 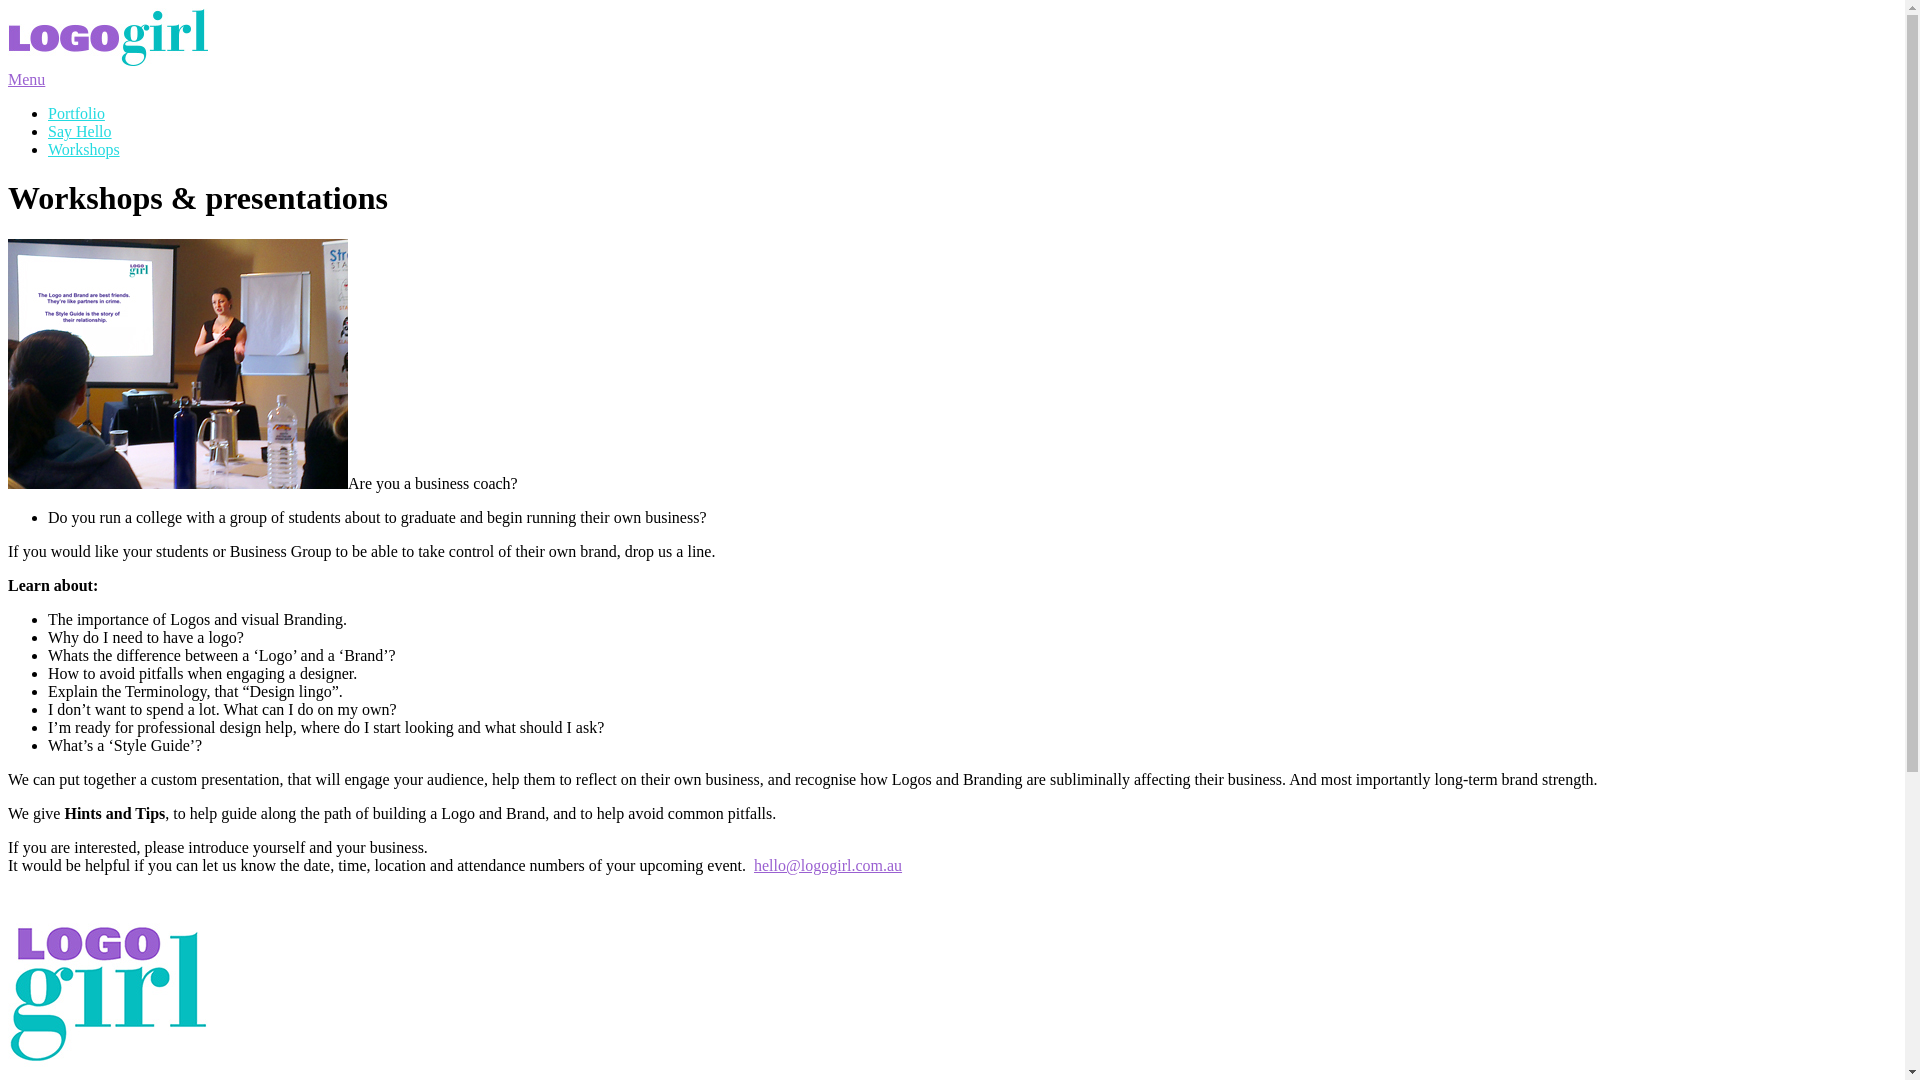 What do you see at coordinates (26, 78) in the screenshot?
I see `'Menu'` at bounding box center [26, 78].